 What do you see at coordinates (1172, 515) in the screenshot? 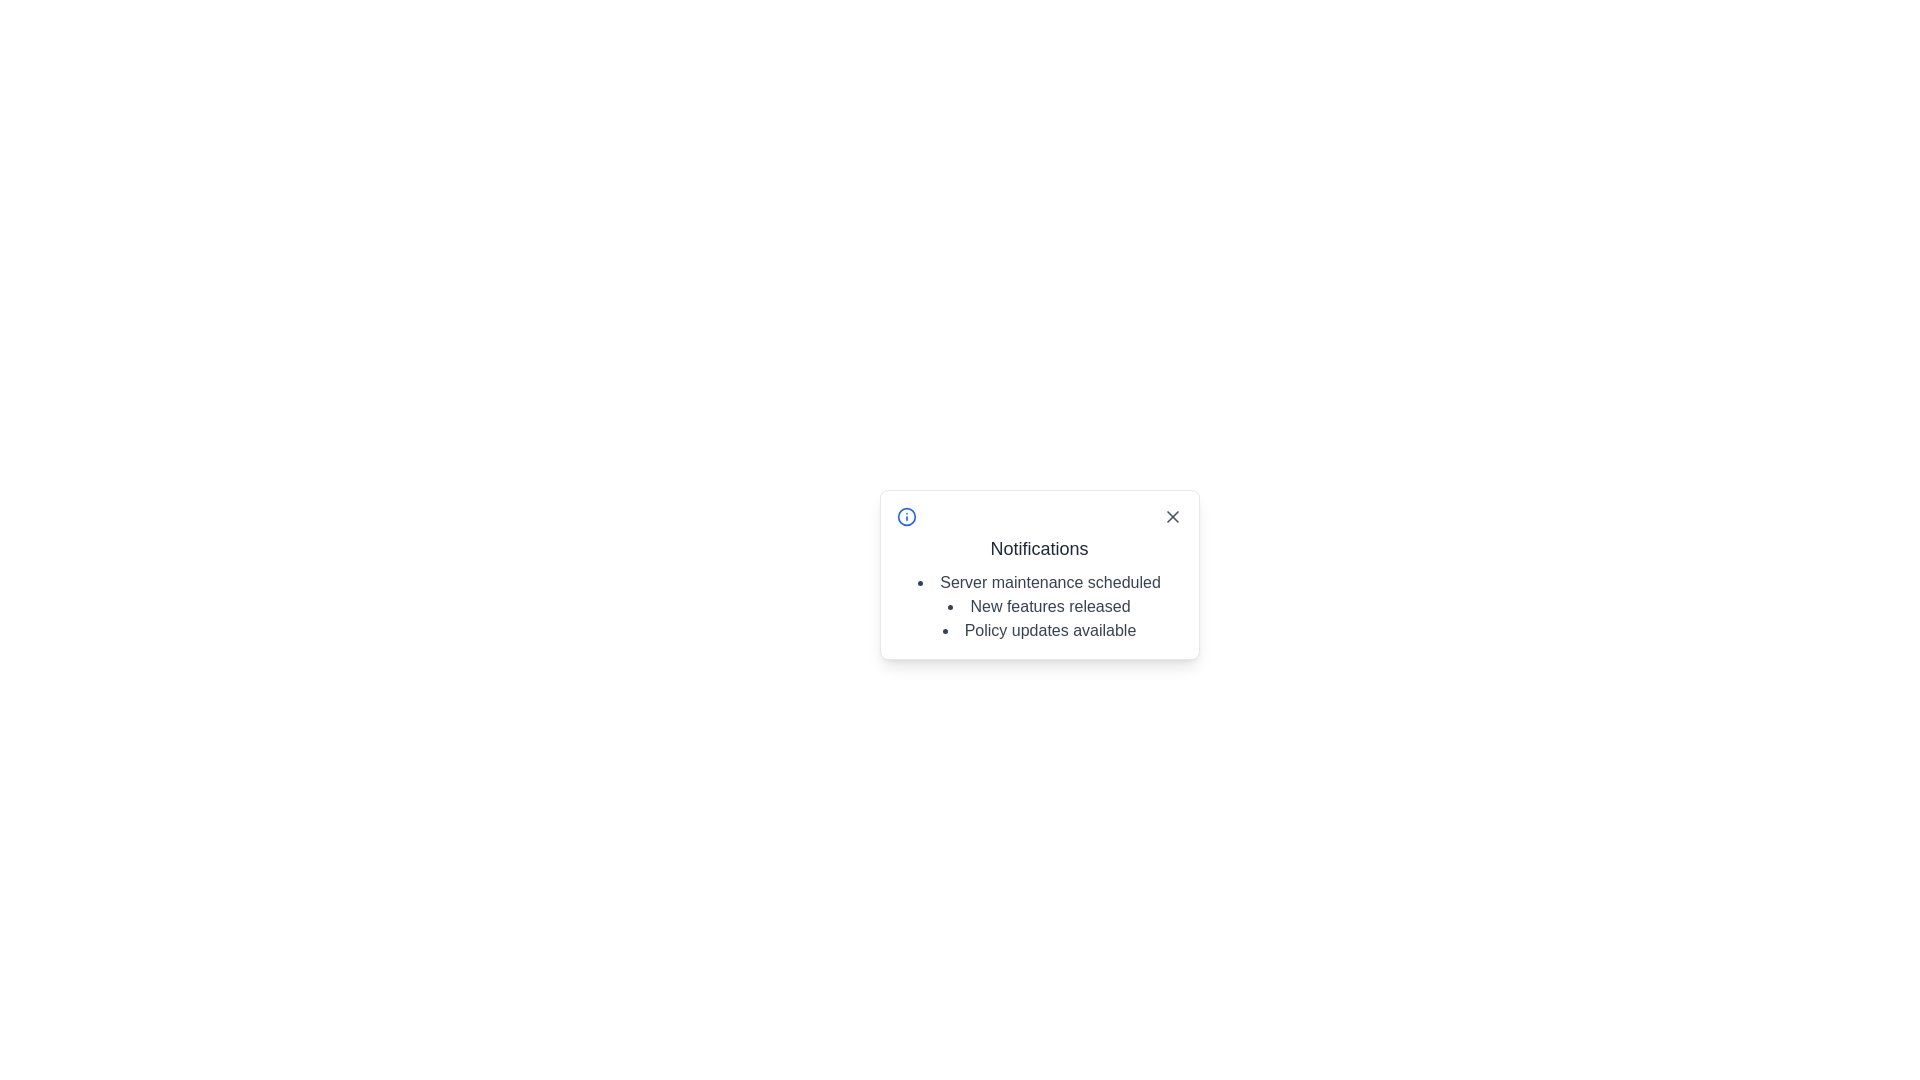
I see `the close button located at the top-right corner of the notification box to change the icon color to red` at bounding box center [1172, 515].